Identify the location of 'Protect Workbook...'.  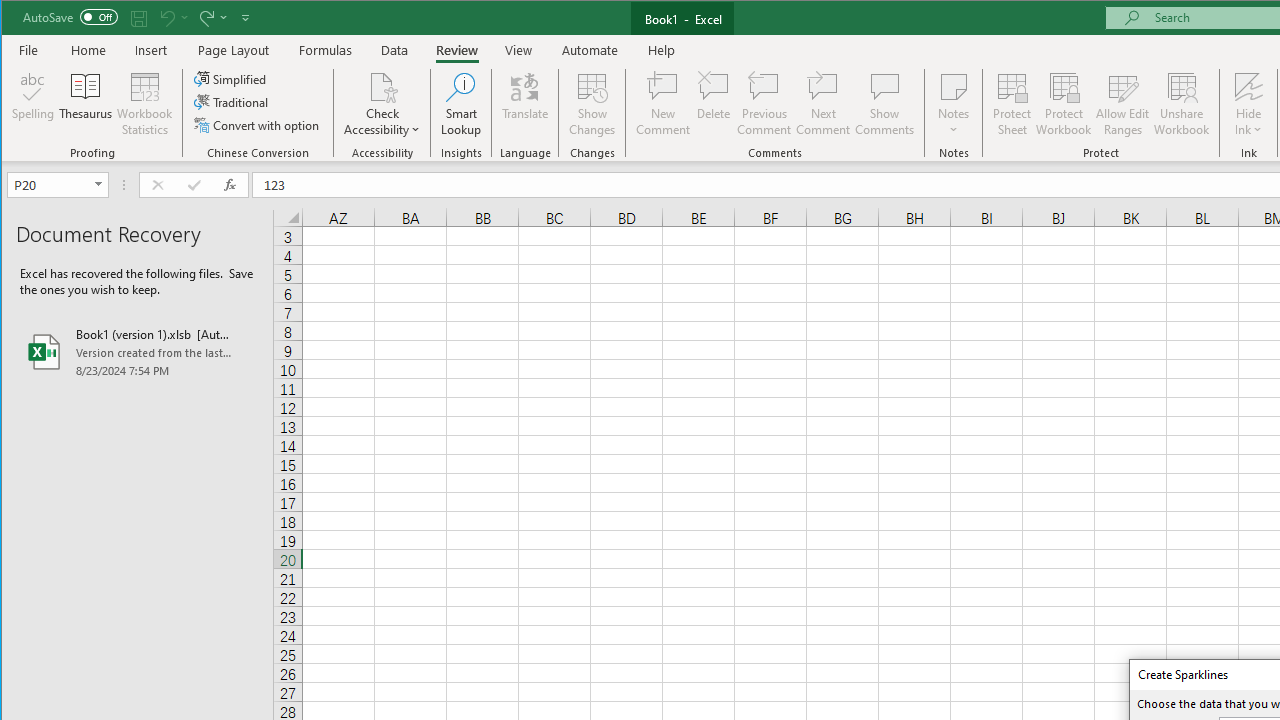
(1063, 104).